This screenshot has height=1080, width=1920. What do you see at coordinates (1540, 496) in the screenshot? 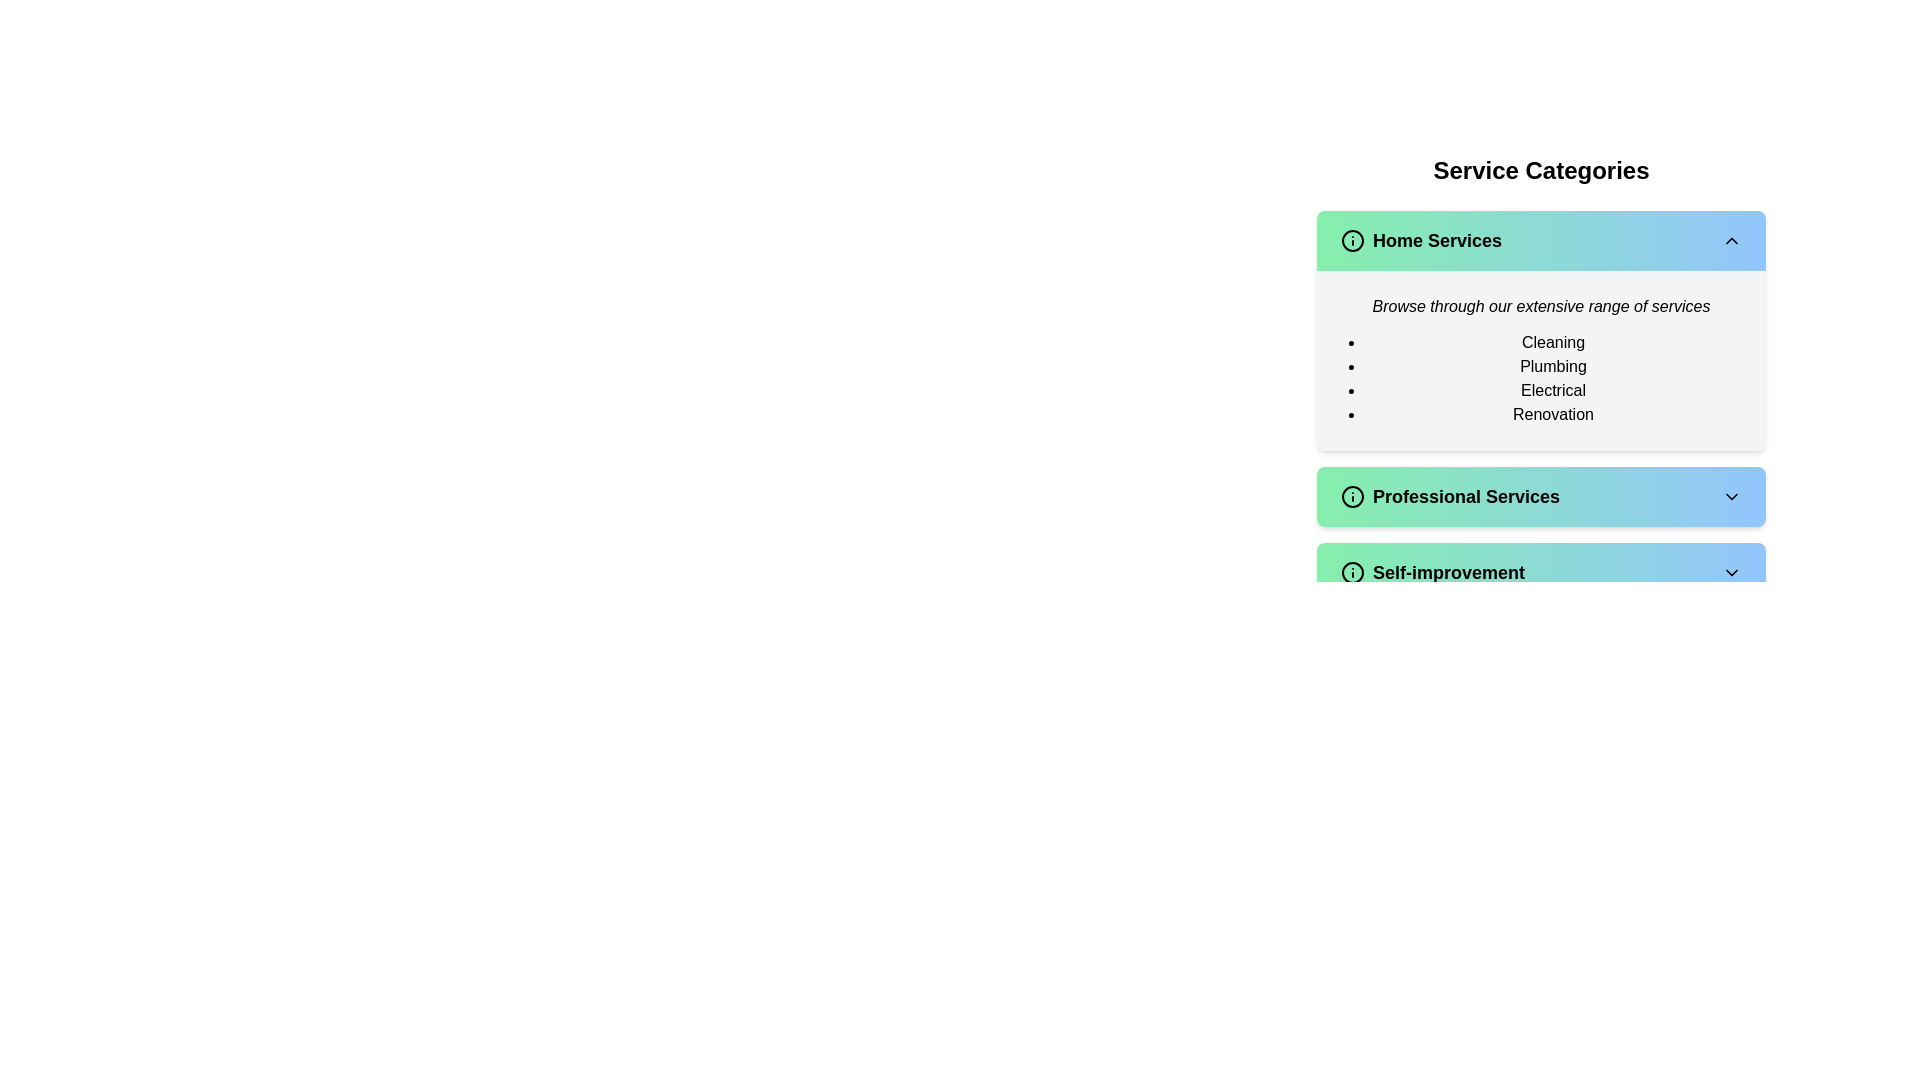
I see `the 'Professional Services' button with dropdown functionality, which is the second item in the 'Service Categories' section, featuring a gradient background and a downward-facing chevron` at bounding box center [1540, 496].